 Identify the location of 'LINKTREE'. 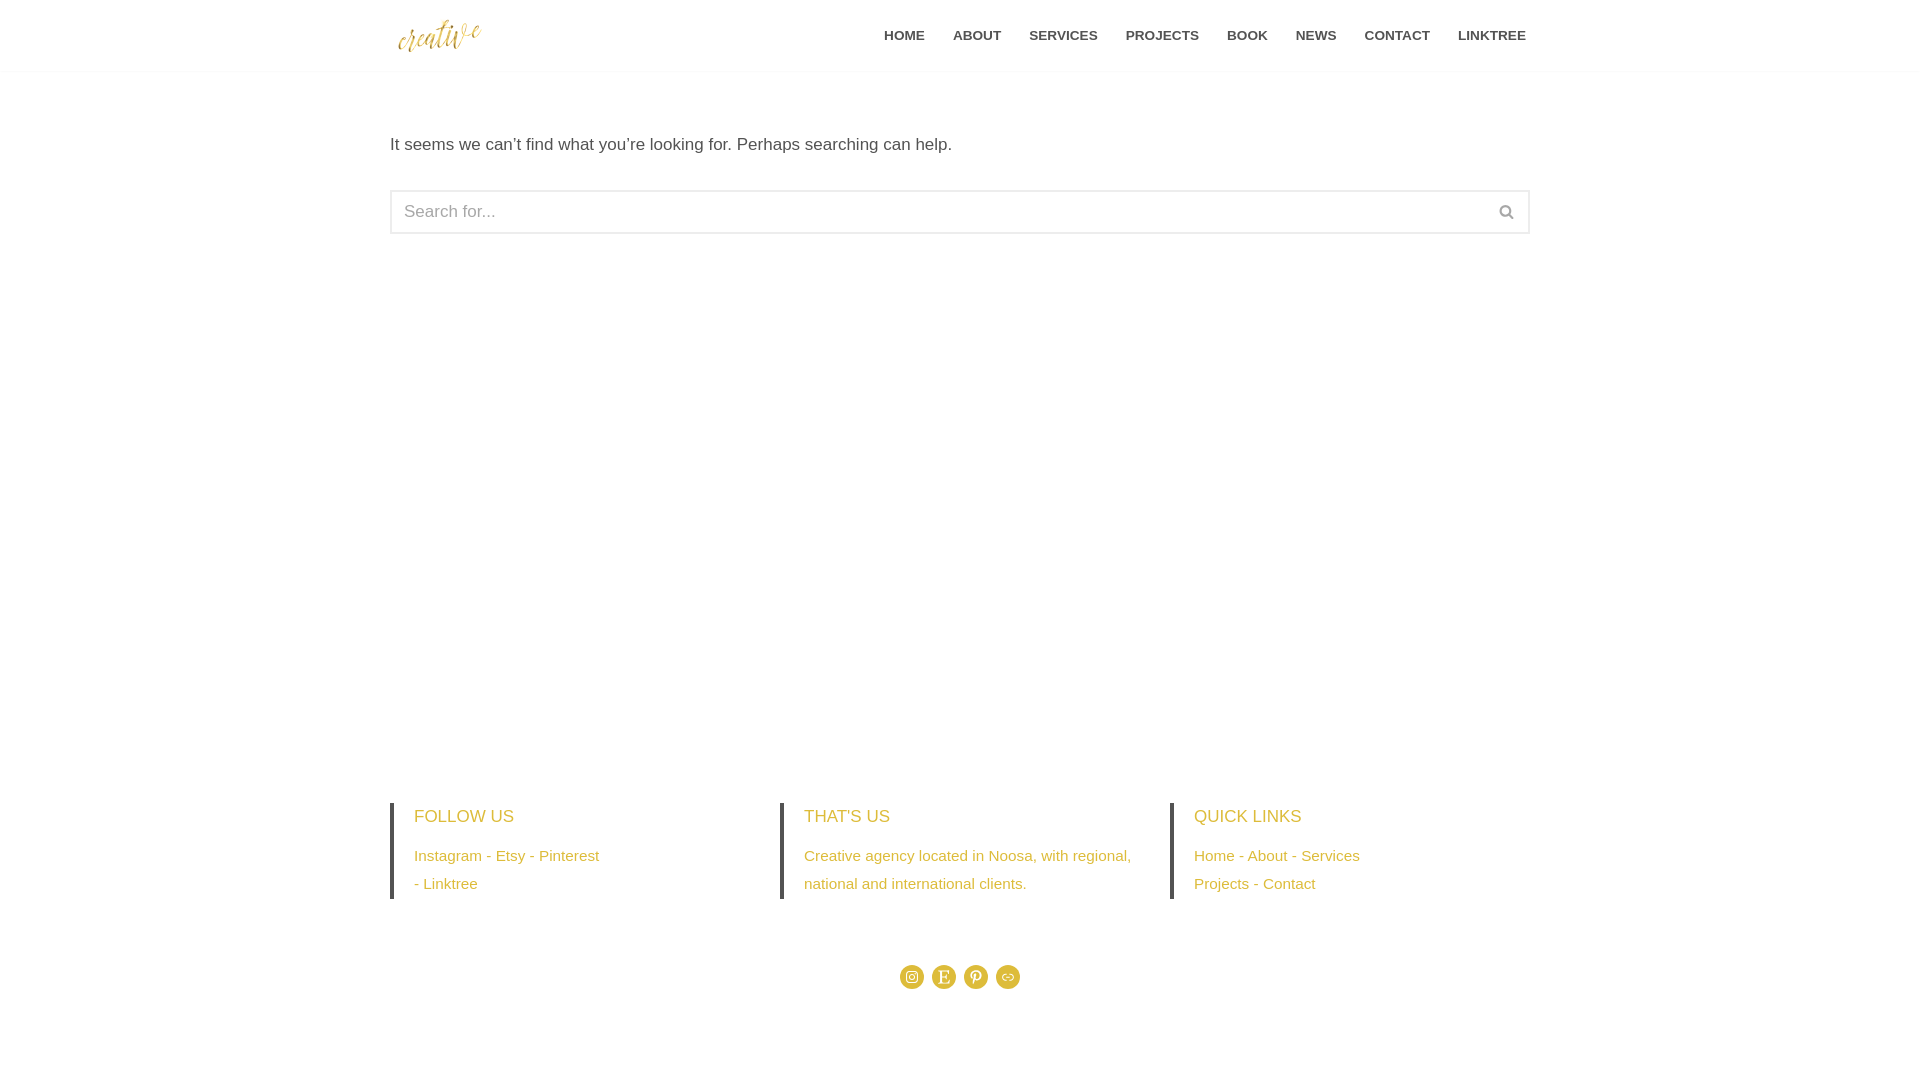
(1492, 35).